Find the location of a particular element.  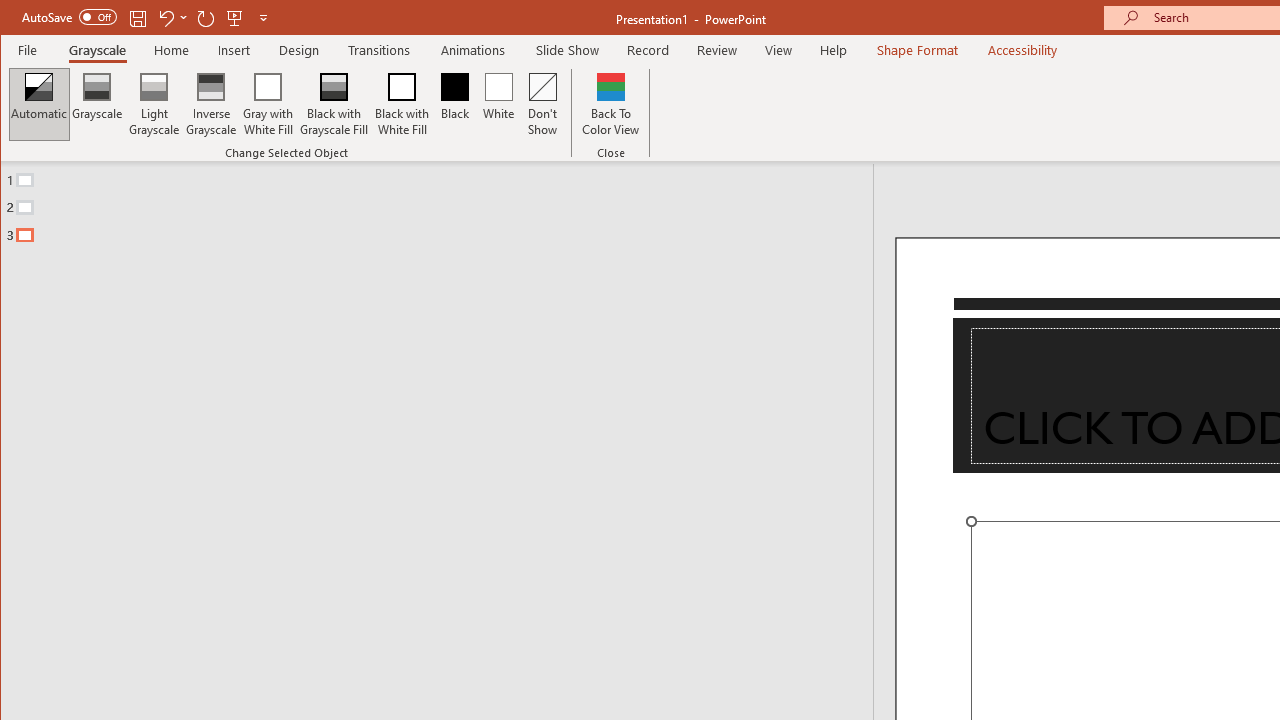

'Don' is located at coordinates (543, 104).